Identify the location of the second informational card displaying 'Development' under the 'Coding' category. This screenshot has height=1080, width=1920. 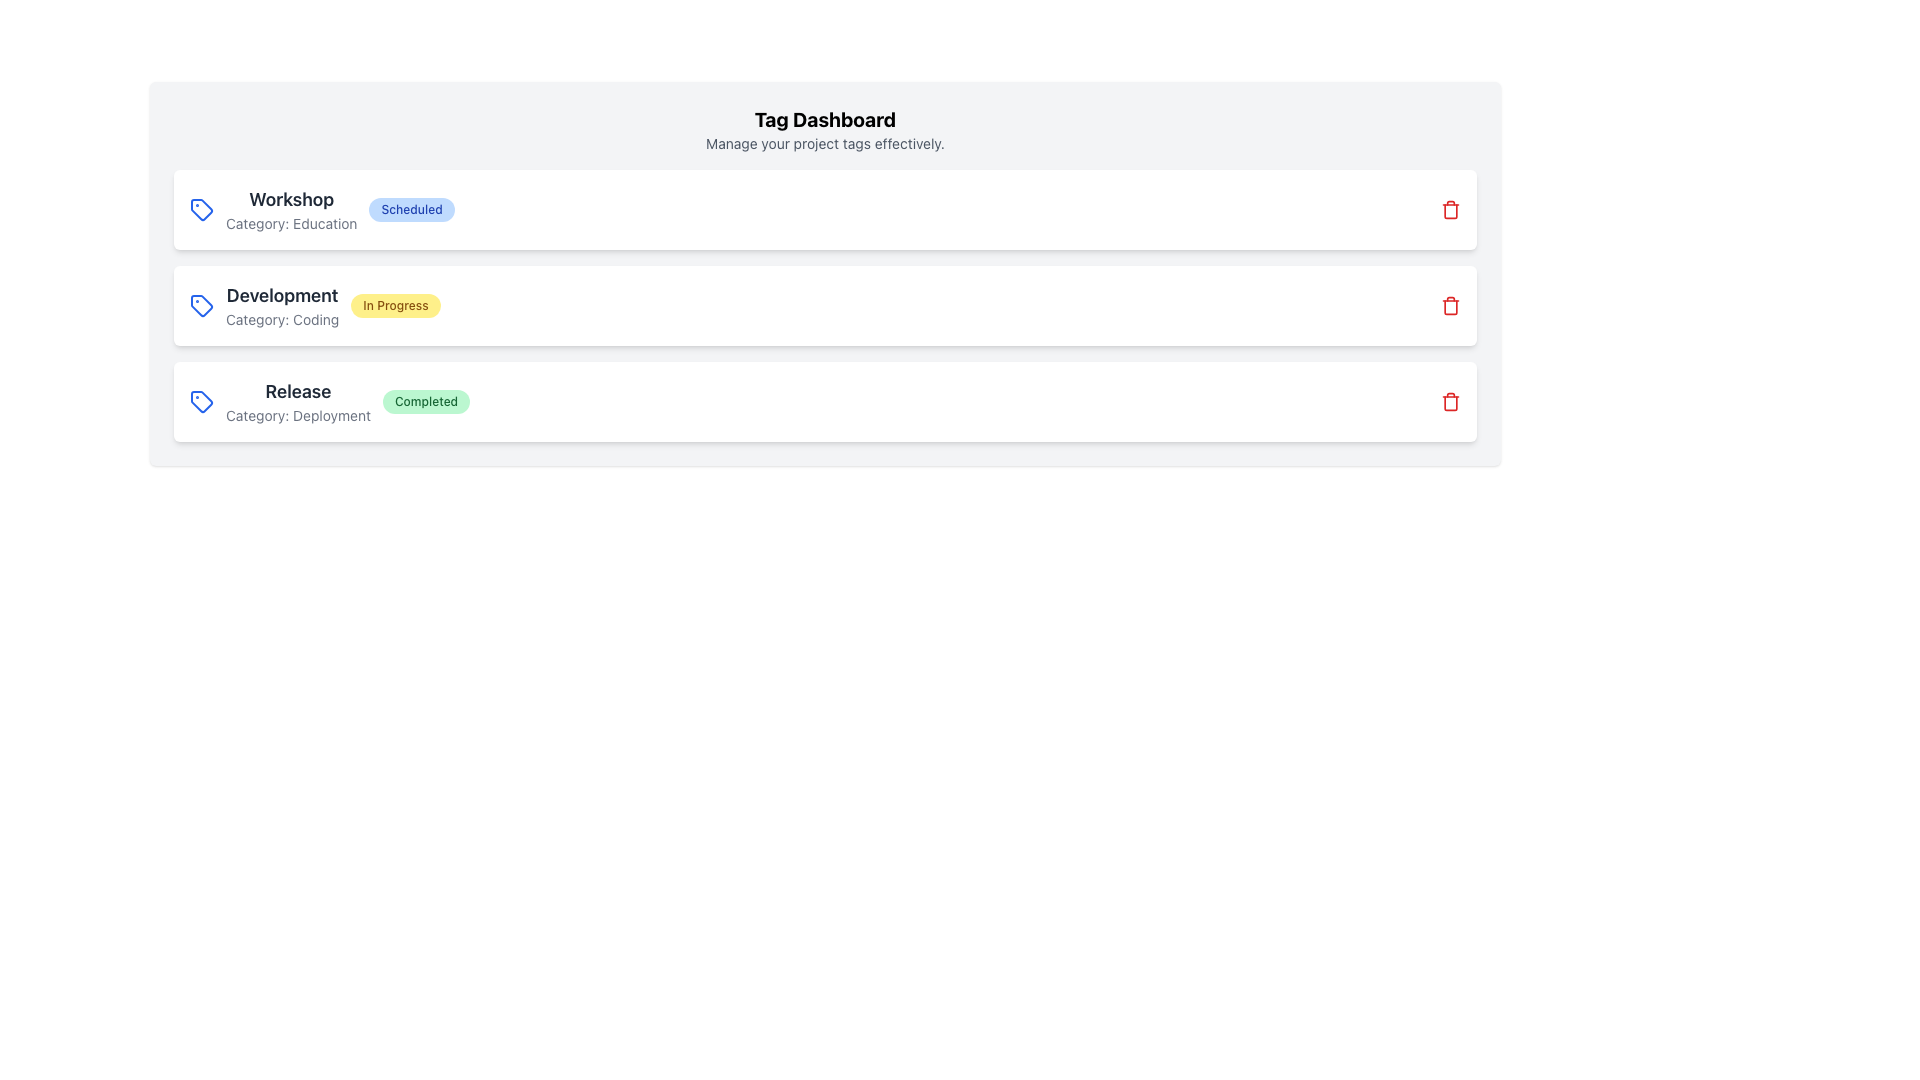
(825, 305).